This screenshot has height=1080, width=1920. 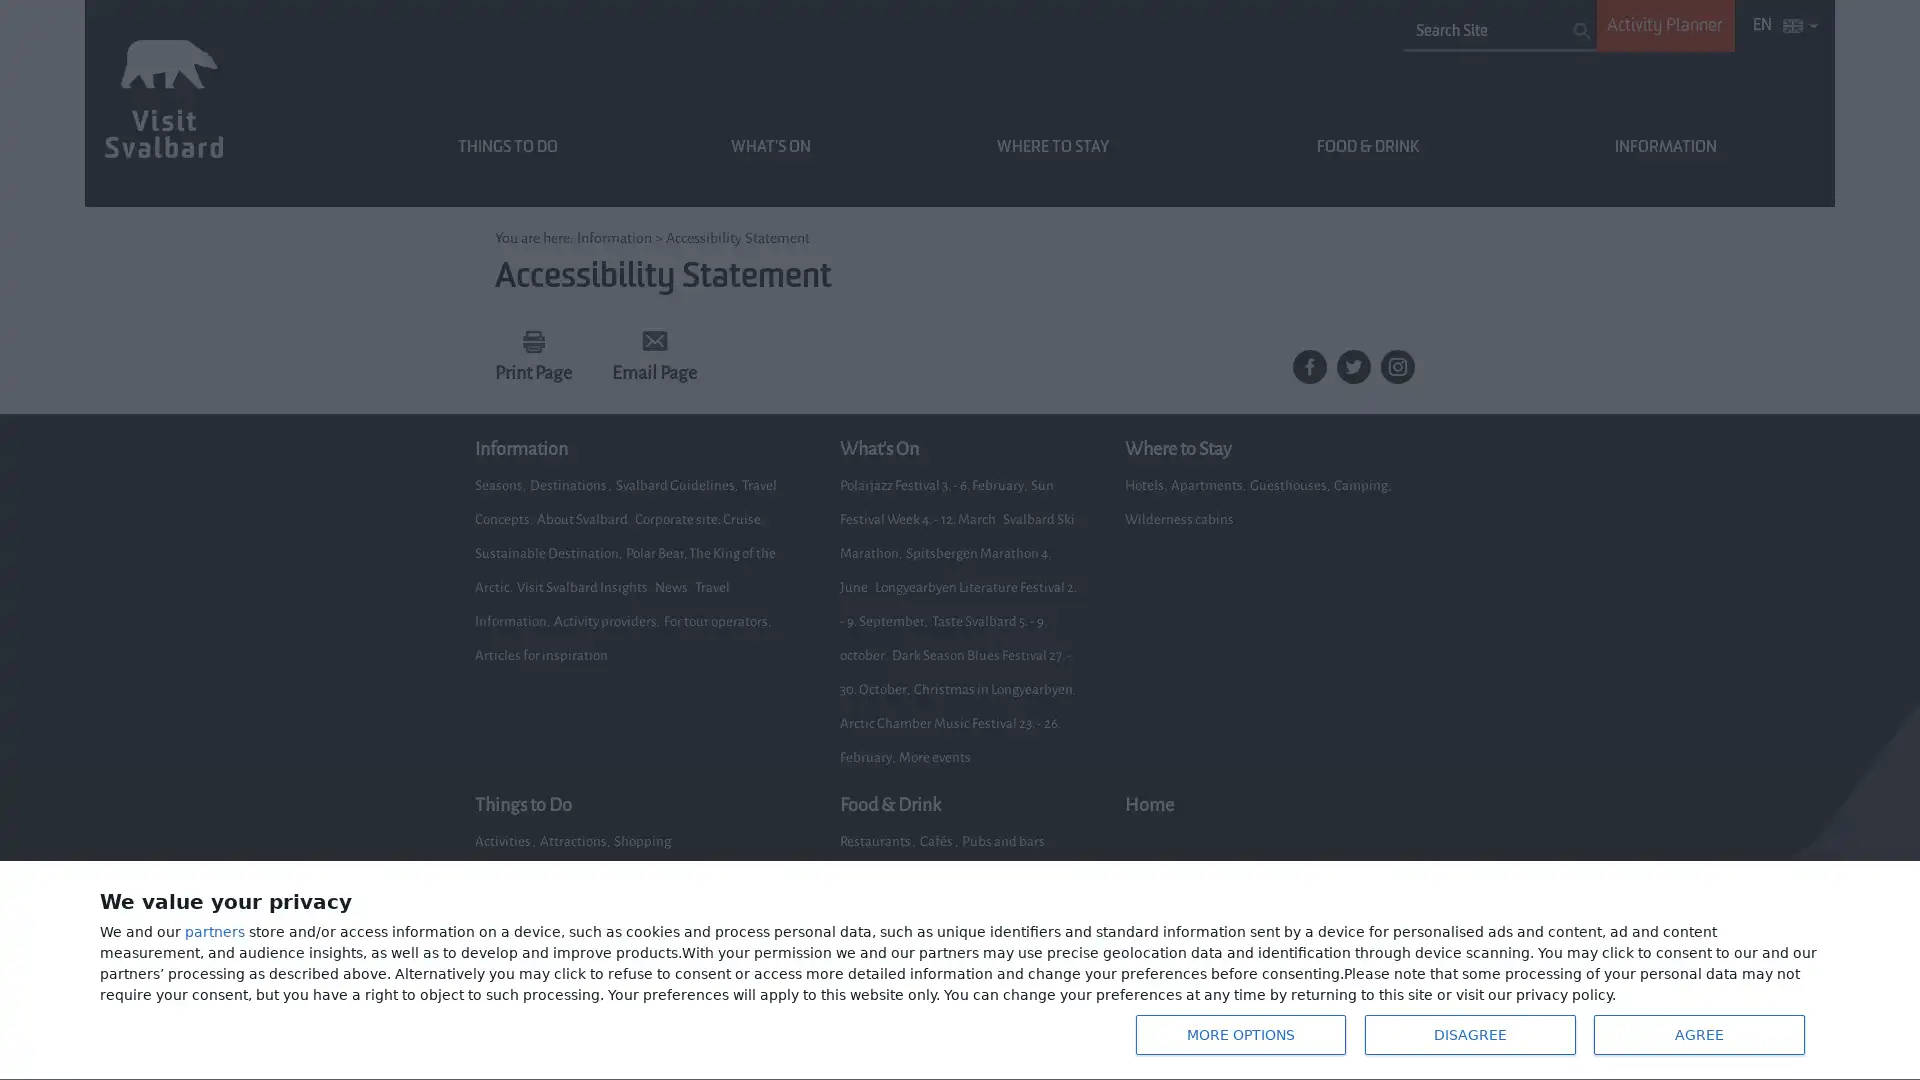 I want to click on MORE OPTIONS, so click(x=1237, y=1034).